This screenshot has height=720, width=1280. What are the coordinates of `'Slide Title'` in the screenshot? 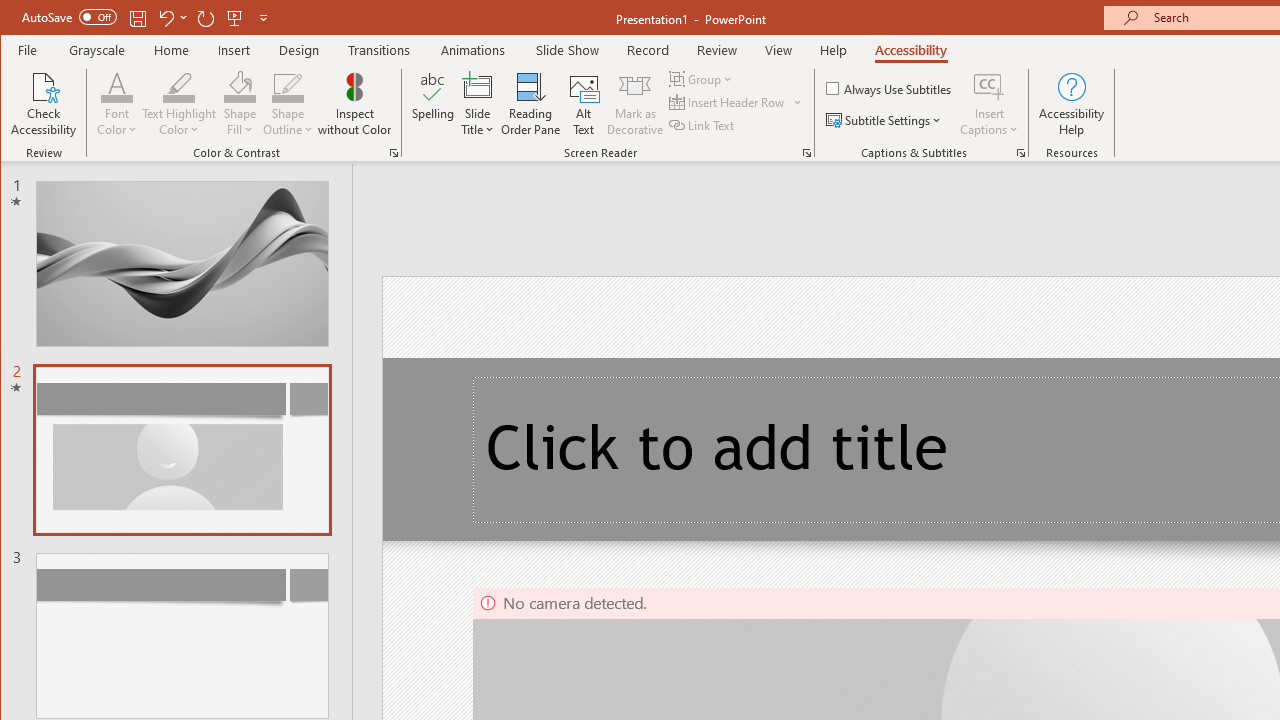 It's located at (477, 104).